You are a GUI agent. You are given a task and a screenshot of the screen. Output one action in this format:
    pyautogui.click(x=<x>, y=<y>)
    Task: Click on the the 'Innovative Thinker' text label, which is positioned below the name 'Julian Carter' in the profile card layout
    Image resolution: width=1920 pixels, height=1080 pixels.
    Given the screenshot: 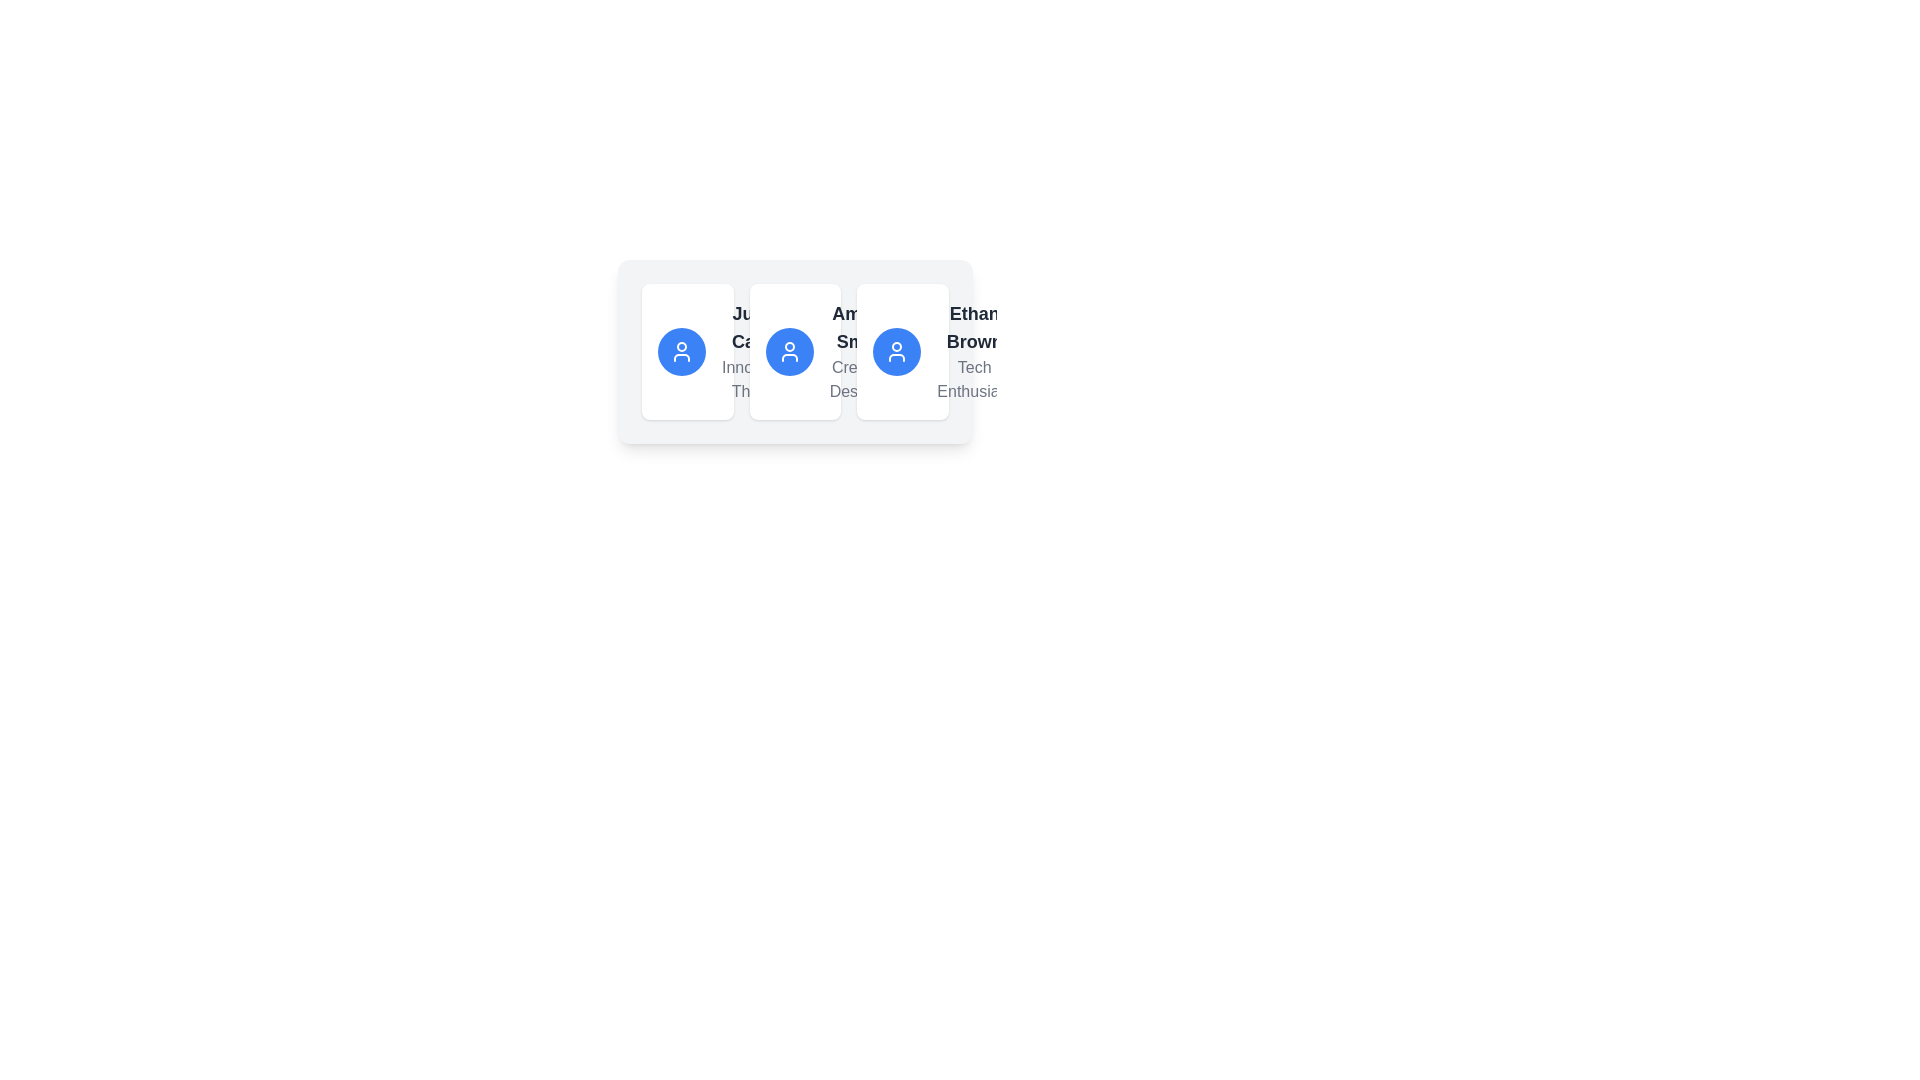 What is the action you would take?
    pyautogui.click(x=757, y=380)
    